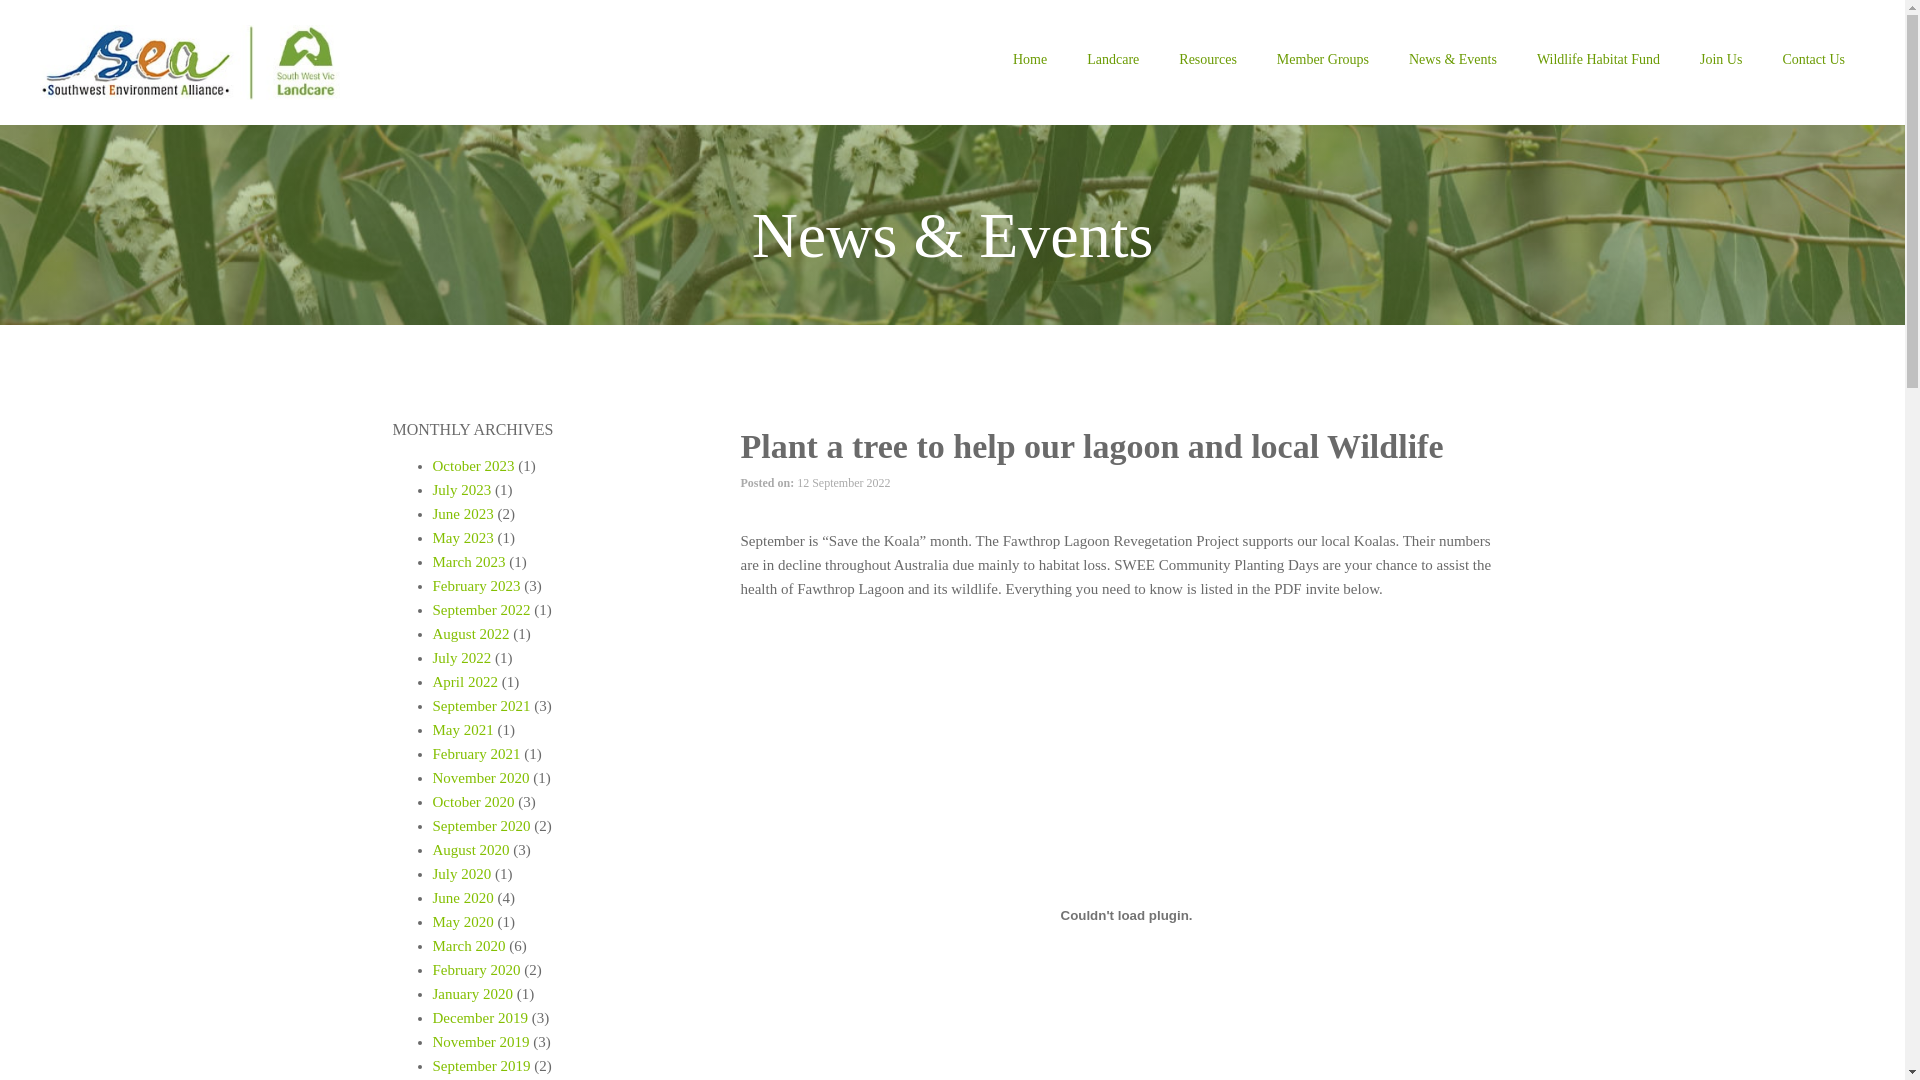  Describe the element at coordinates (480, 608) in the screenshot. I see `'September 2022'` at that location.